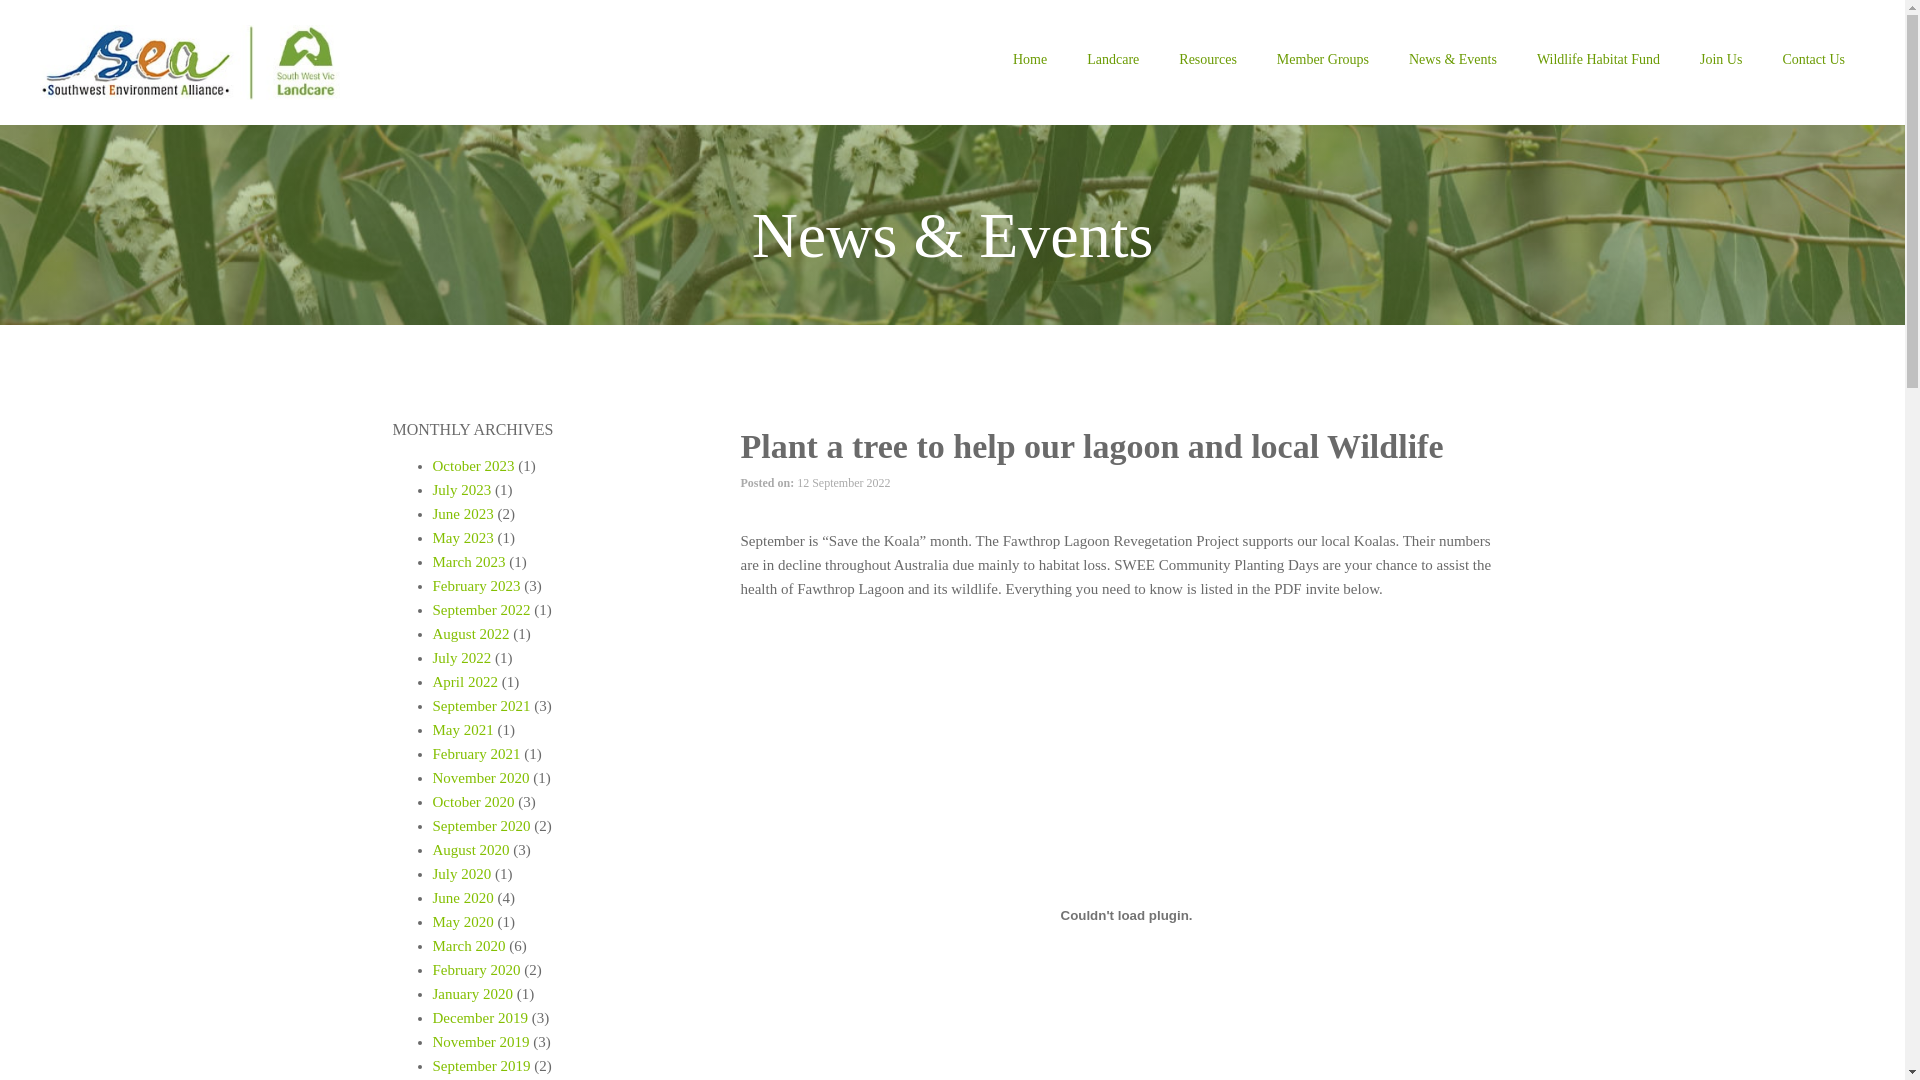  Describe the element at coordinates (480, 608) in the screenshot. I see `'September 2022'` at that location.